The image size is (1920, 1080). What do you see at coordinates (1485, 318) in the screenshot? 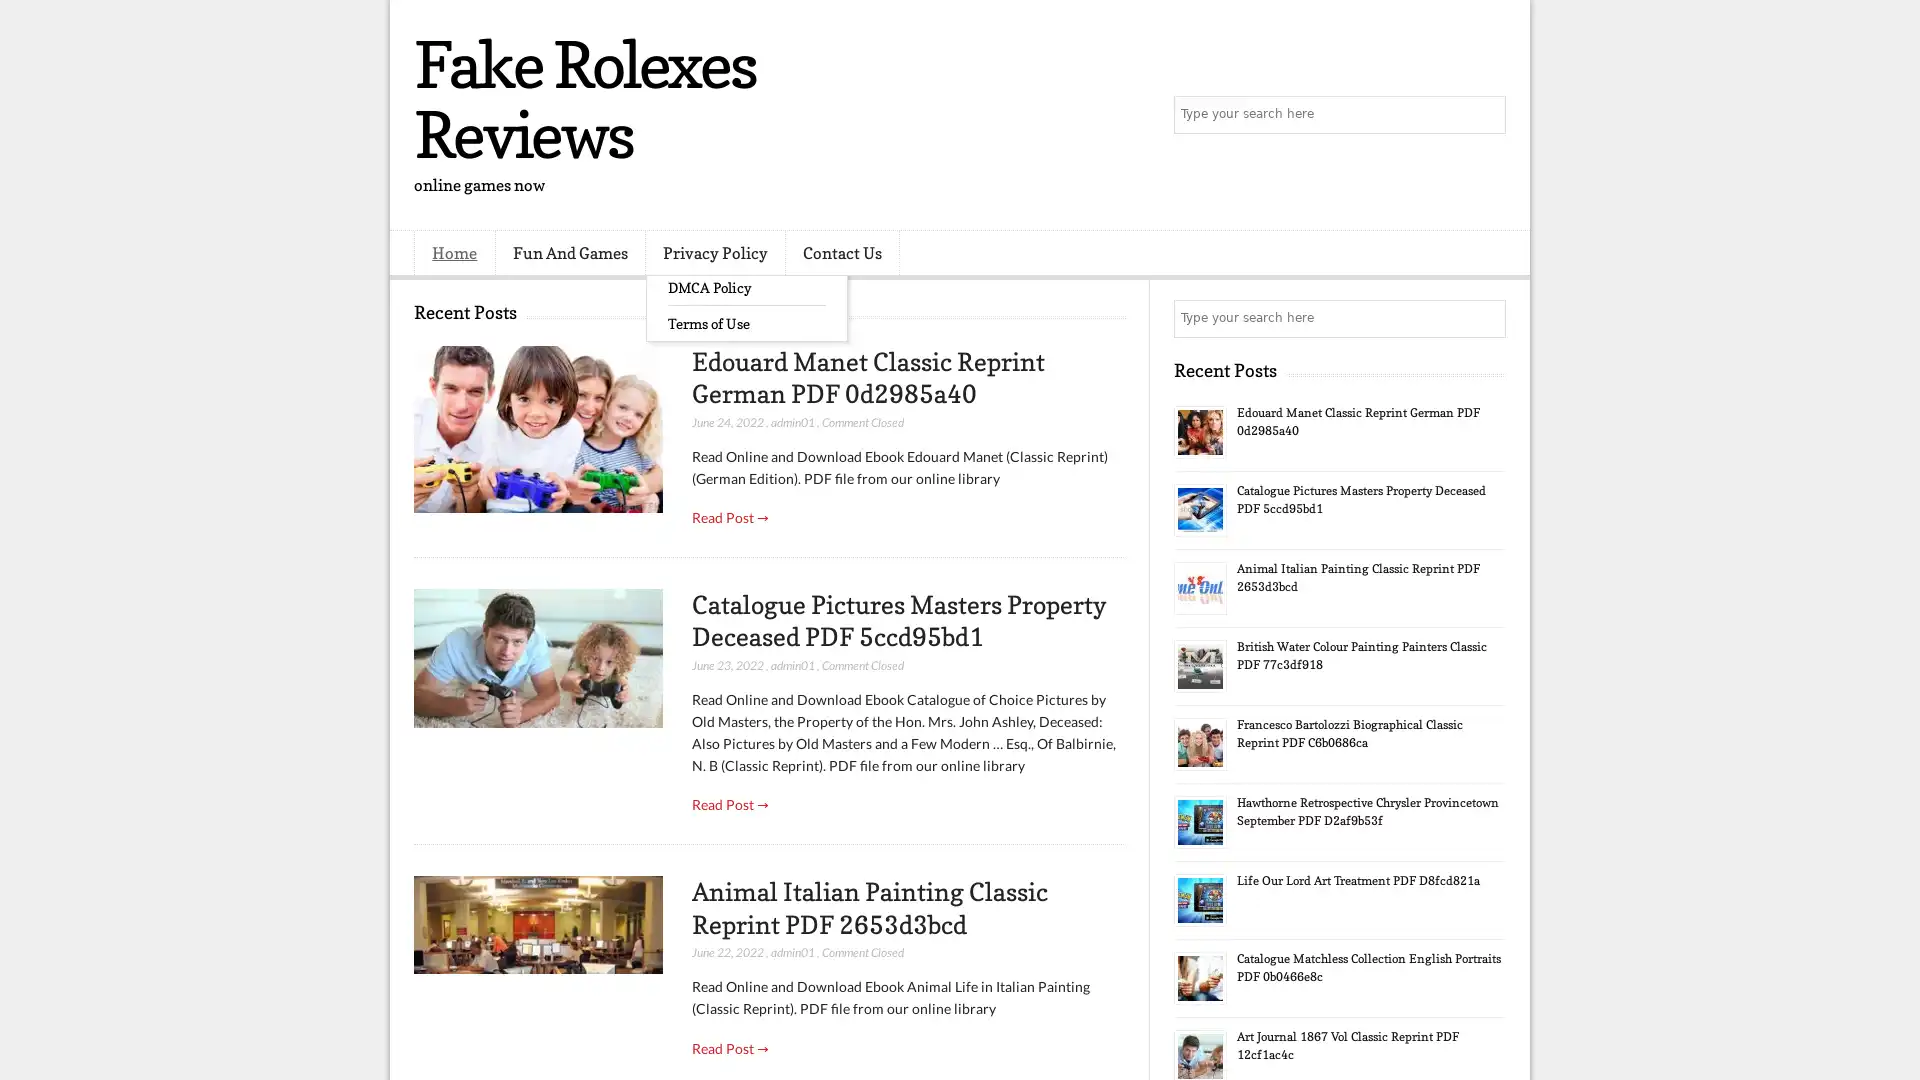
I see `Search` at bounding box center [1485, 318].